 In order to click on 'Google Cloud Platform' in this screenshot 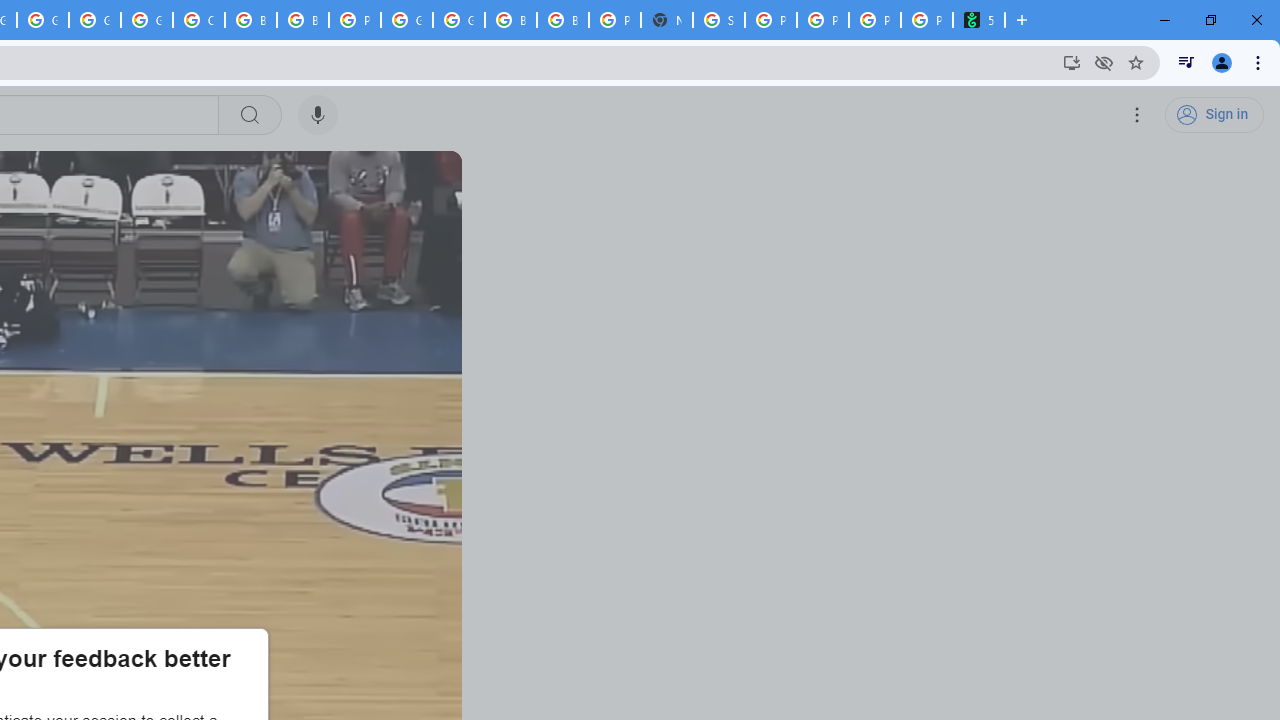, I will do `click(457, 20)`.